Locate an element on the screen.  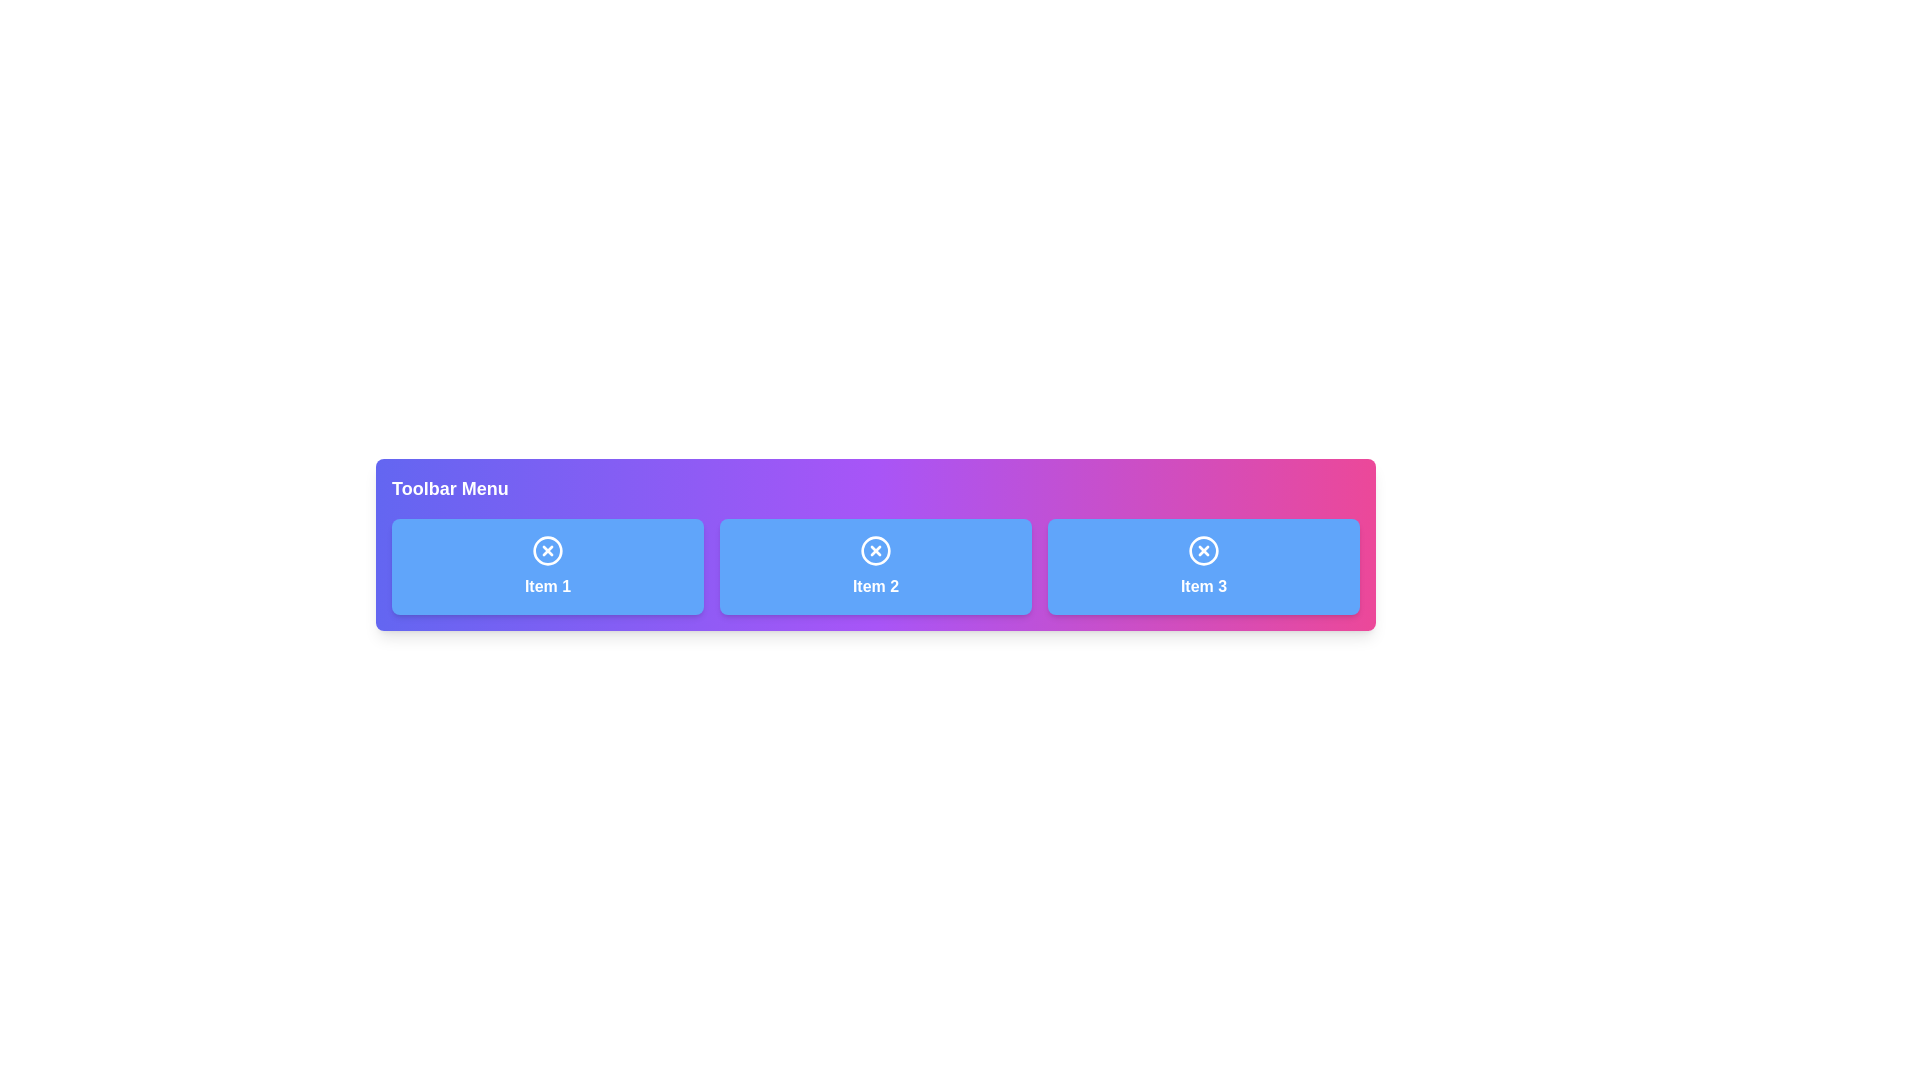
the Text Label at the top-left corner of the toolbar, which serves as a title or label for the toolbar is located at coordinates (449, 489).